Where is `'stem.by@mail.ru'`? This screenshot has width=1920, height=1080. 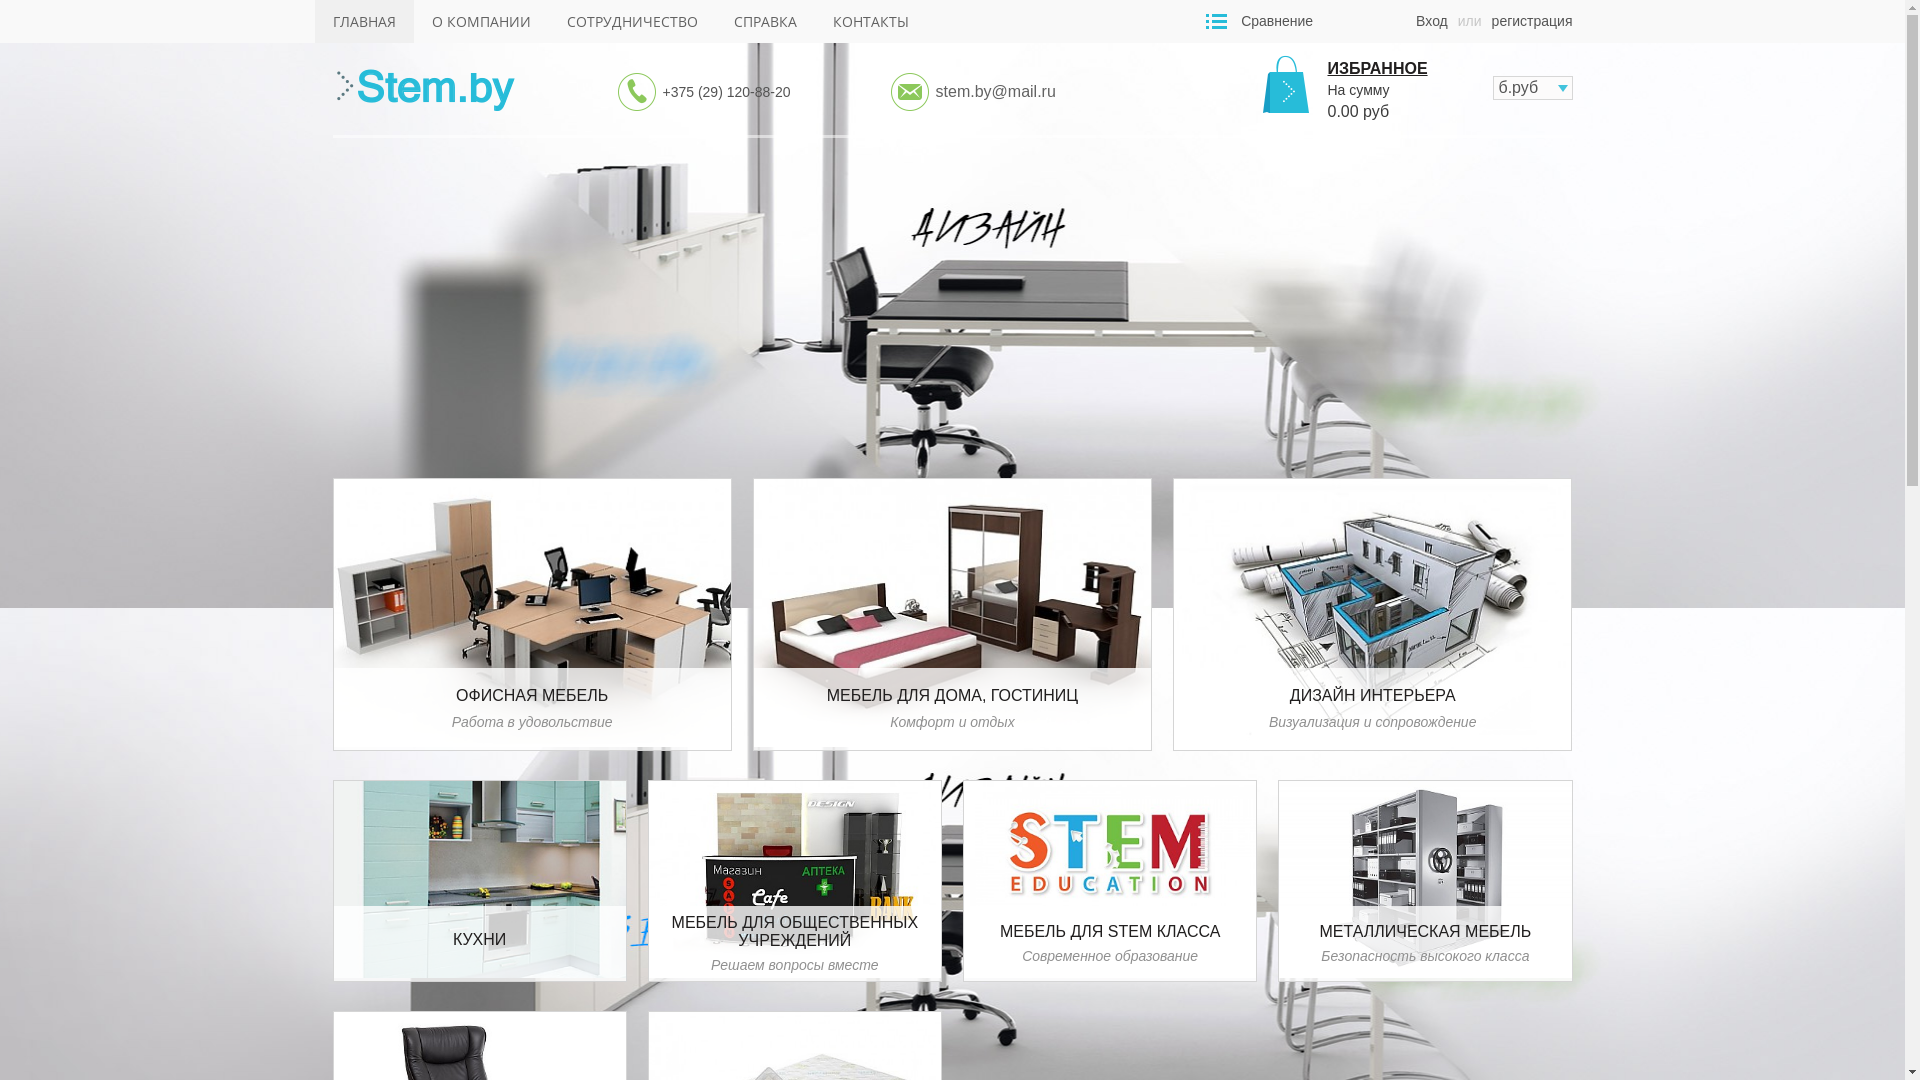 'stem.by@mail.ru' is located at coordinates (996, 92).